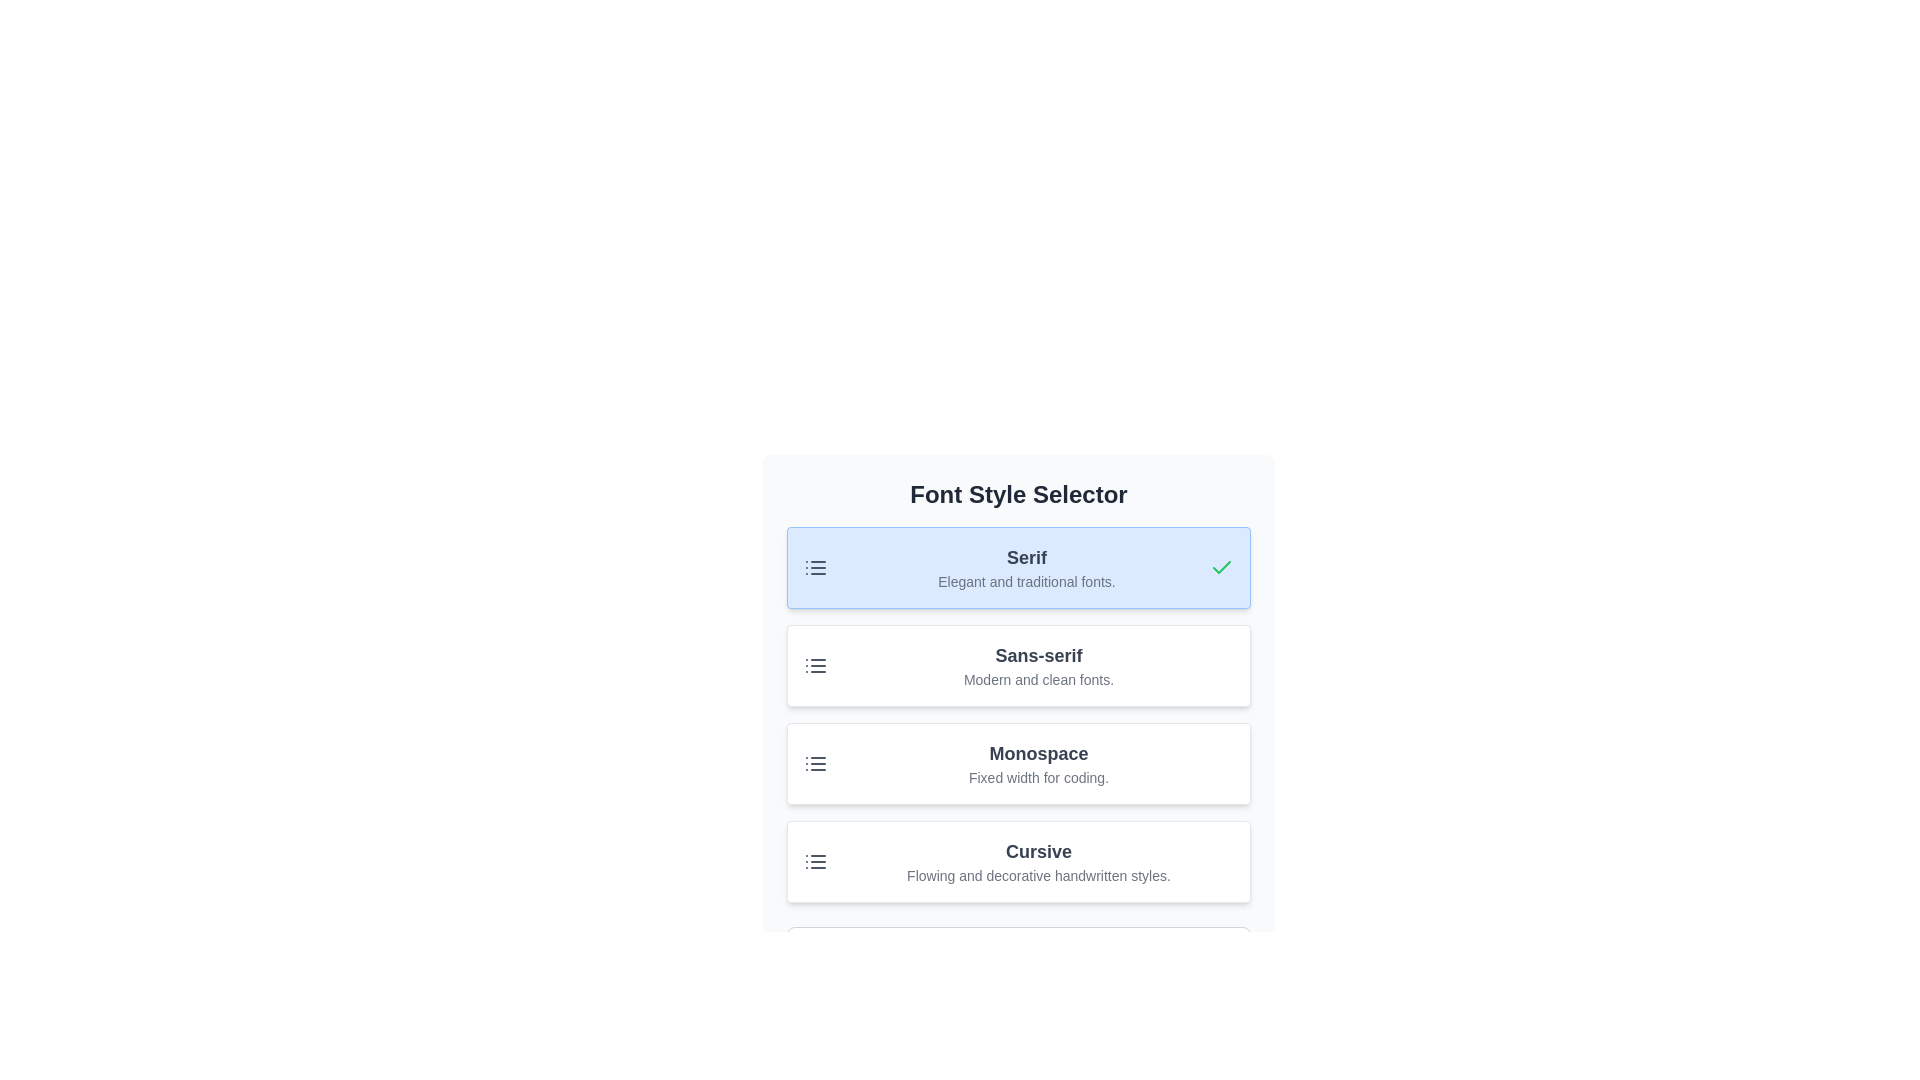  Describe the element at coordinates (1027, 567) in the screenshot. I see `the informational text block that provides the title and description for a traditional and elegant font style option, which is located centrally in a selectable card with a blue background and a border` at that location.